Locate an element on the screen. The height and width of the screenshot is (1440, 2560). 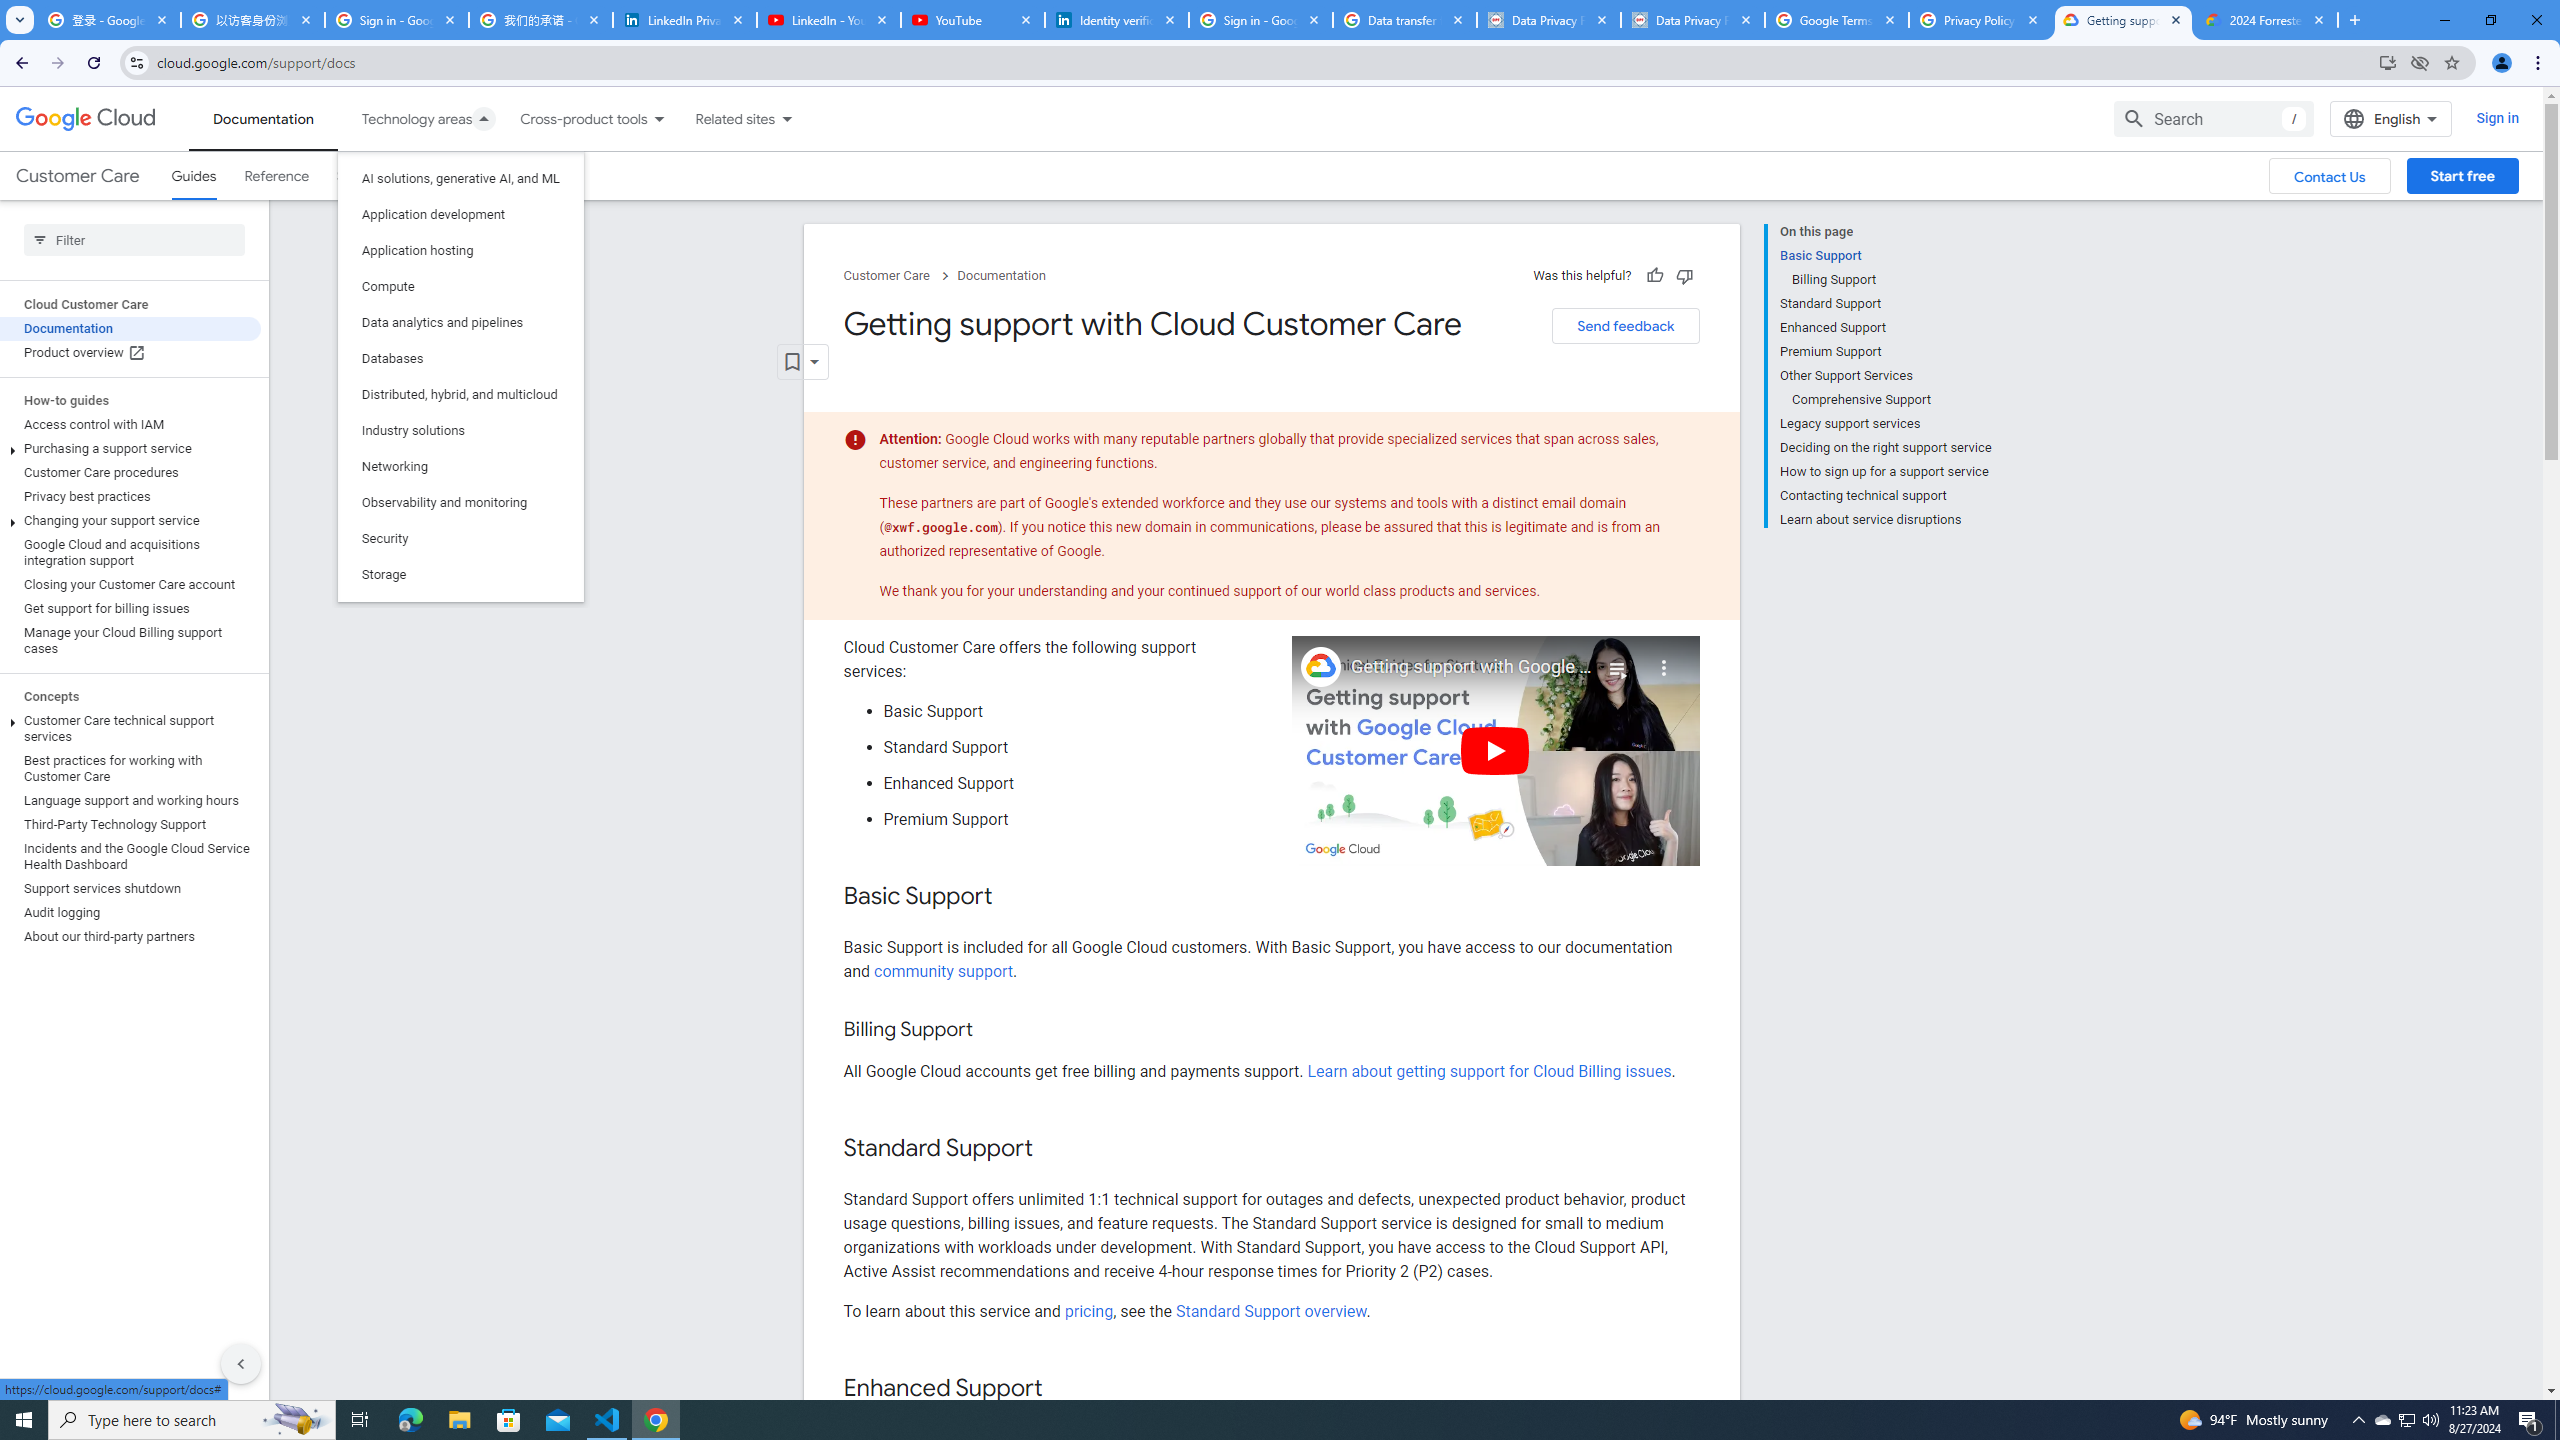
'Copy link to this section: Standard Support' is located at coordinates (1053, 1148).